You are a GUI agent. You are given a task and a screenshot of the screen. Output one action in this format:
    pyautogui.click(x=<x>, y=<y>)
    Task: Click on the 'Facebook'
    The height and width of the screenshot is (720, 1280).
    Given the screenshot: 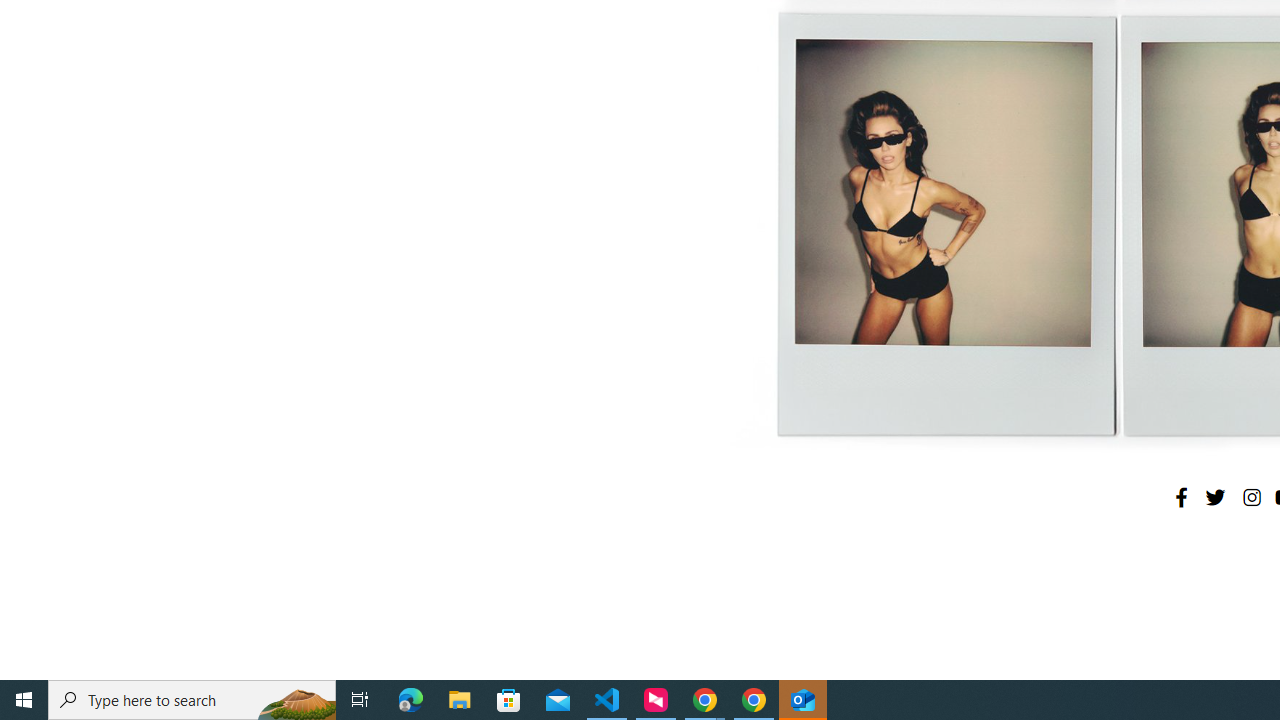 What is the action you would take?
    pyautogui.click(x=1181, y=496)
    